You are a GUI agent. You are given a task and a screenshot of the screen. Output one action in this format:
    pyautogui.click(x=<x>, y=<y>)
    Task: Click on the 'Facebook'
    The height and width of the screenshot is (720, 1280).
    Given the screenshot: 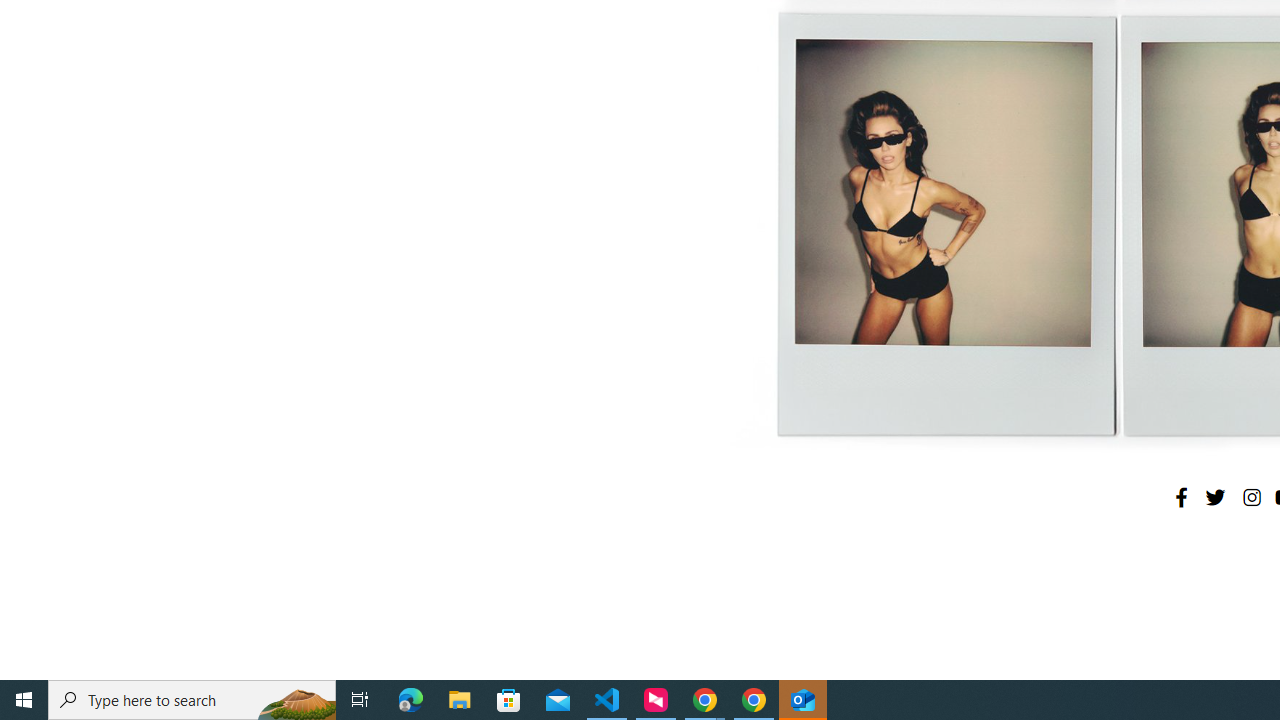 What is the action you would take?
    pyautogui.click(x=1181, y=496)
    